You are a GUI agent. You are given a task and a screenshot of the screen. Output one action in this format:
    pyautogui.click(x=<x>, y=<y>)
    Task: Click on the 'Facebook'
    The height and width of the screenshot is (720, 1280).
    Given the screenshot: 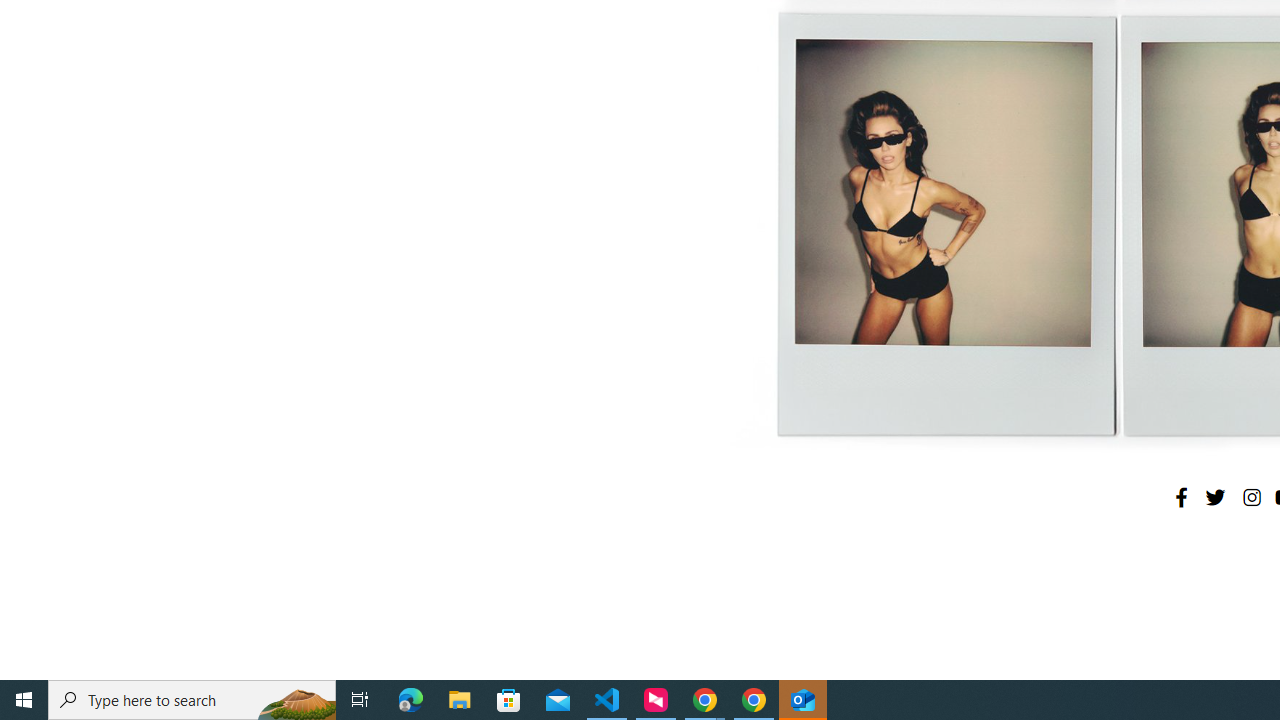 What is the action you would take?
    pyautogui.click(x=1181, y=496)
    